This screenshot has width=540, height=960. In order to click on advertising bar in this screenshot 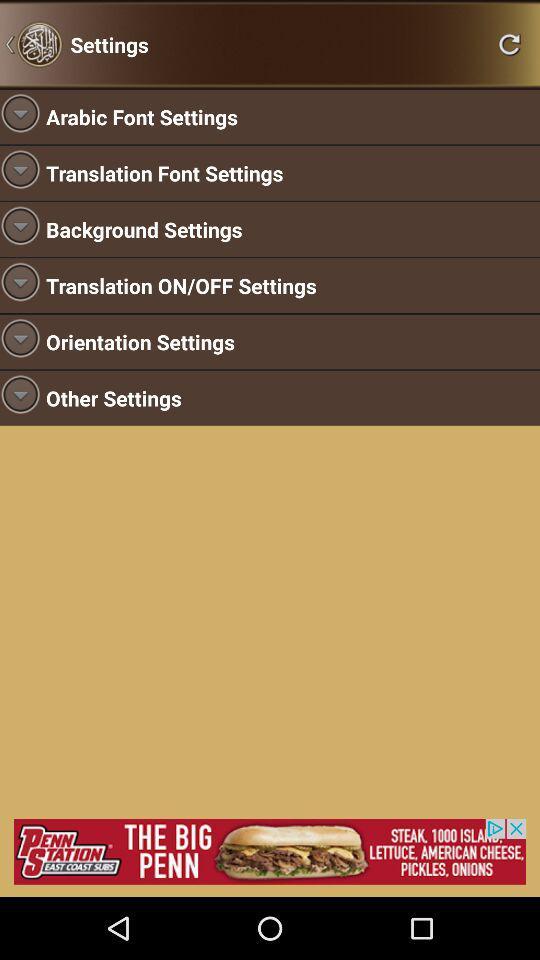, I will do `click(270, 850)`.